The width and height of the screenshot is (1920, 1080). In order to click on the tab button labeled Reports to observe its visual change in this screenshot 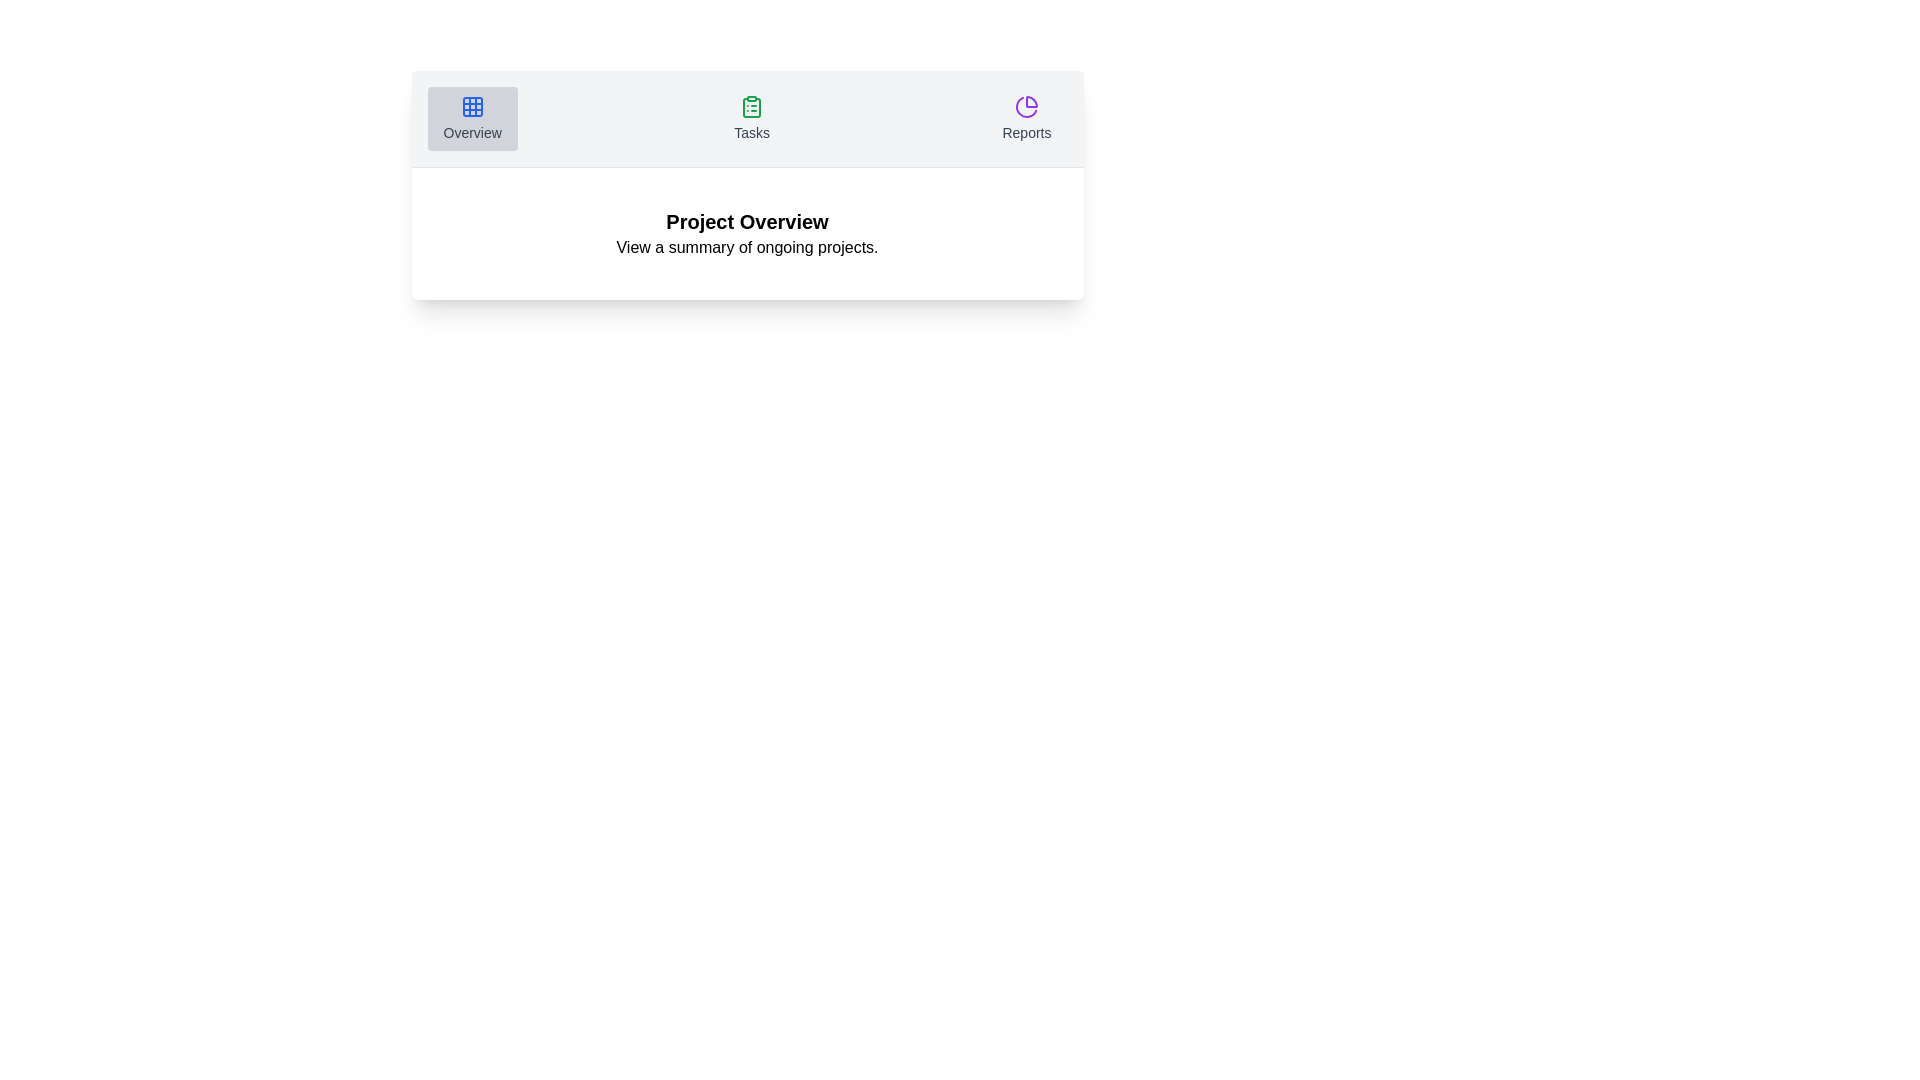, I will do `click(1027, 119)`.